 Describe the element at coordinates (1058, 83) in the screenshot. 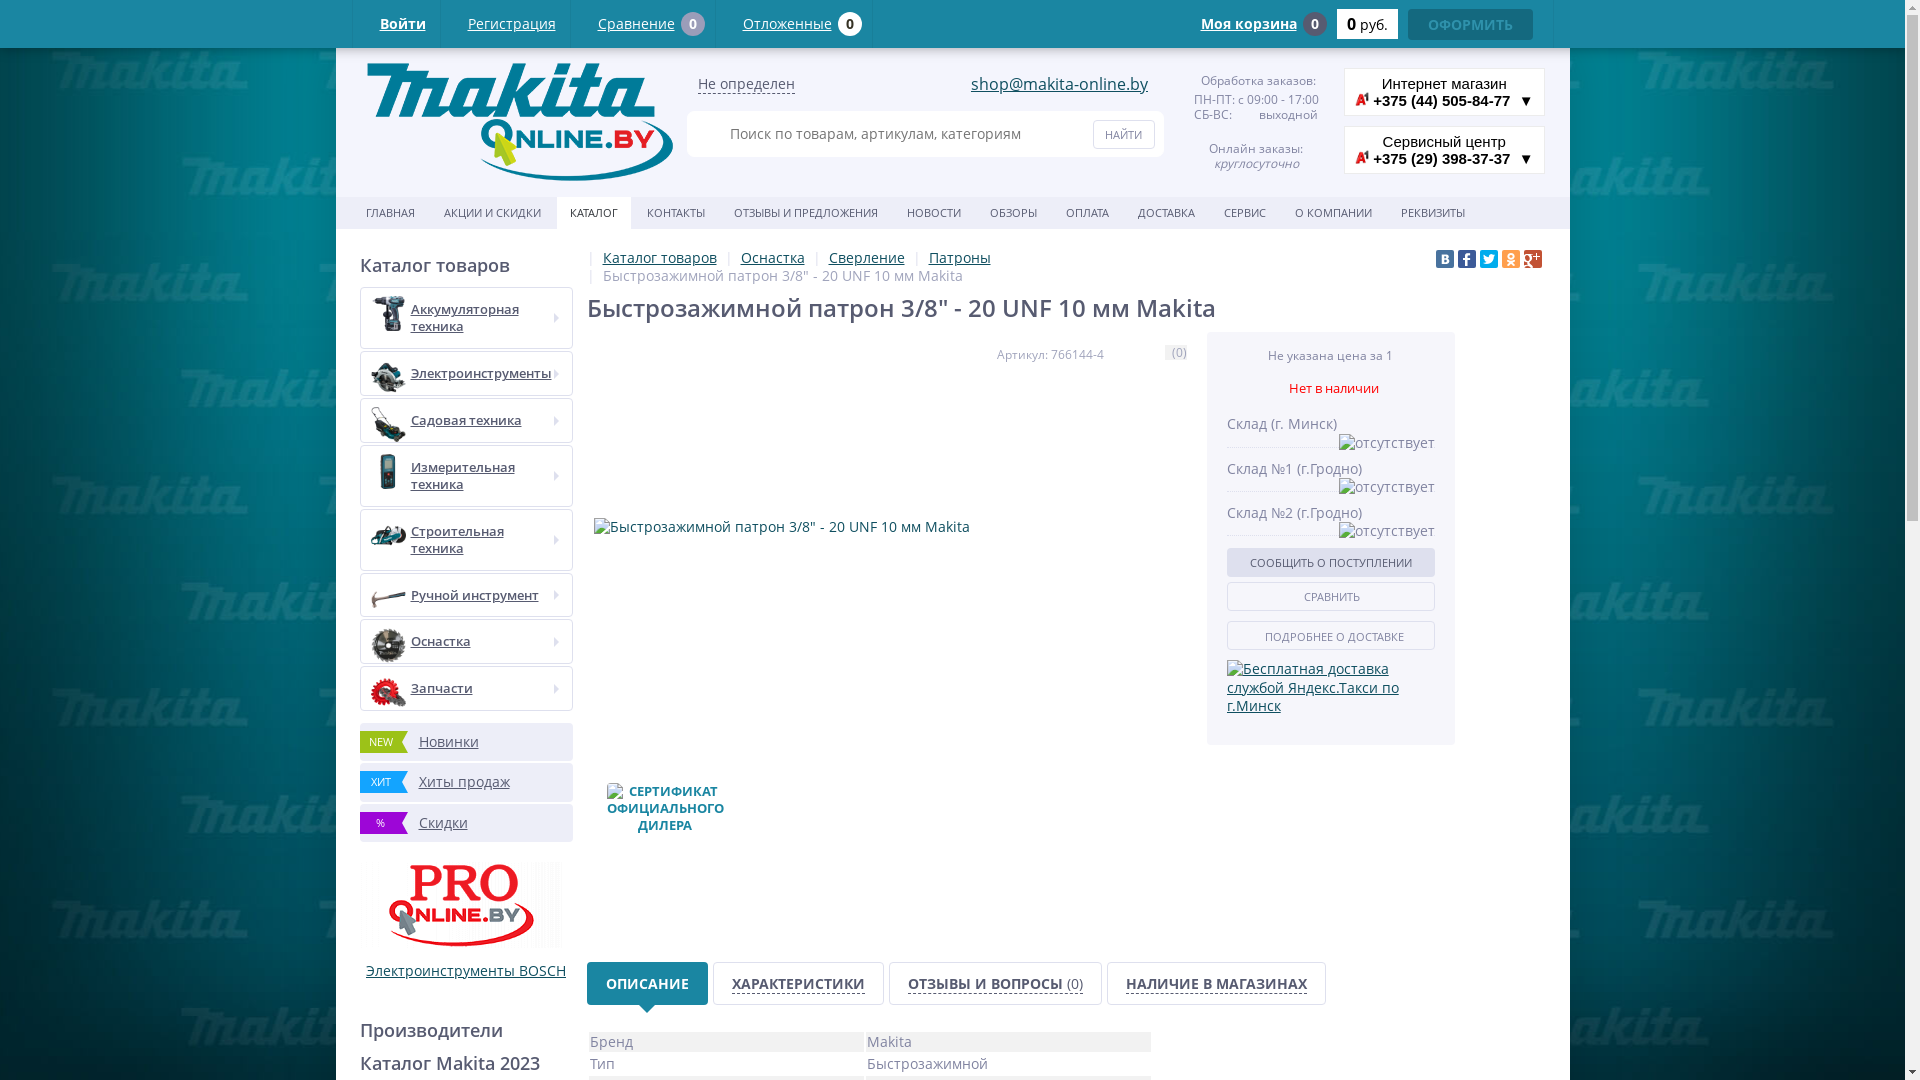

I see `'shop@makita-online.by'` at that location.